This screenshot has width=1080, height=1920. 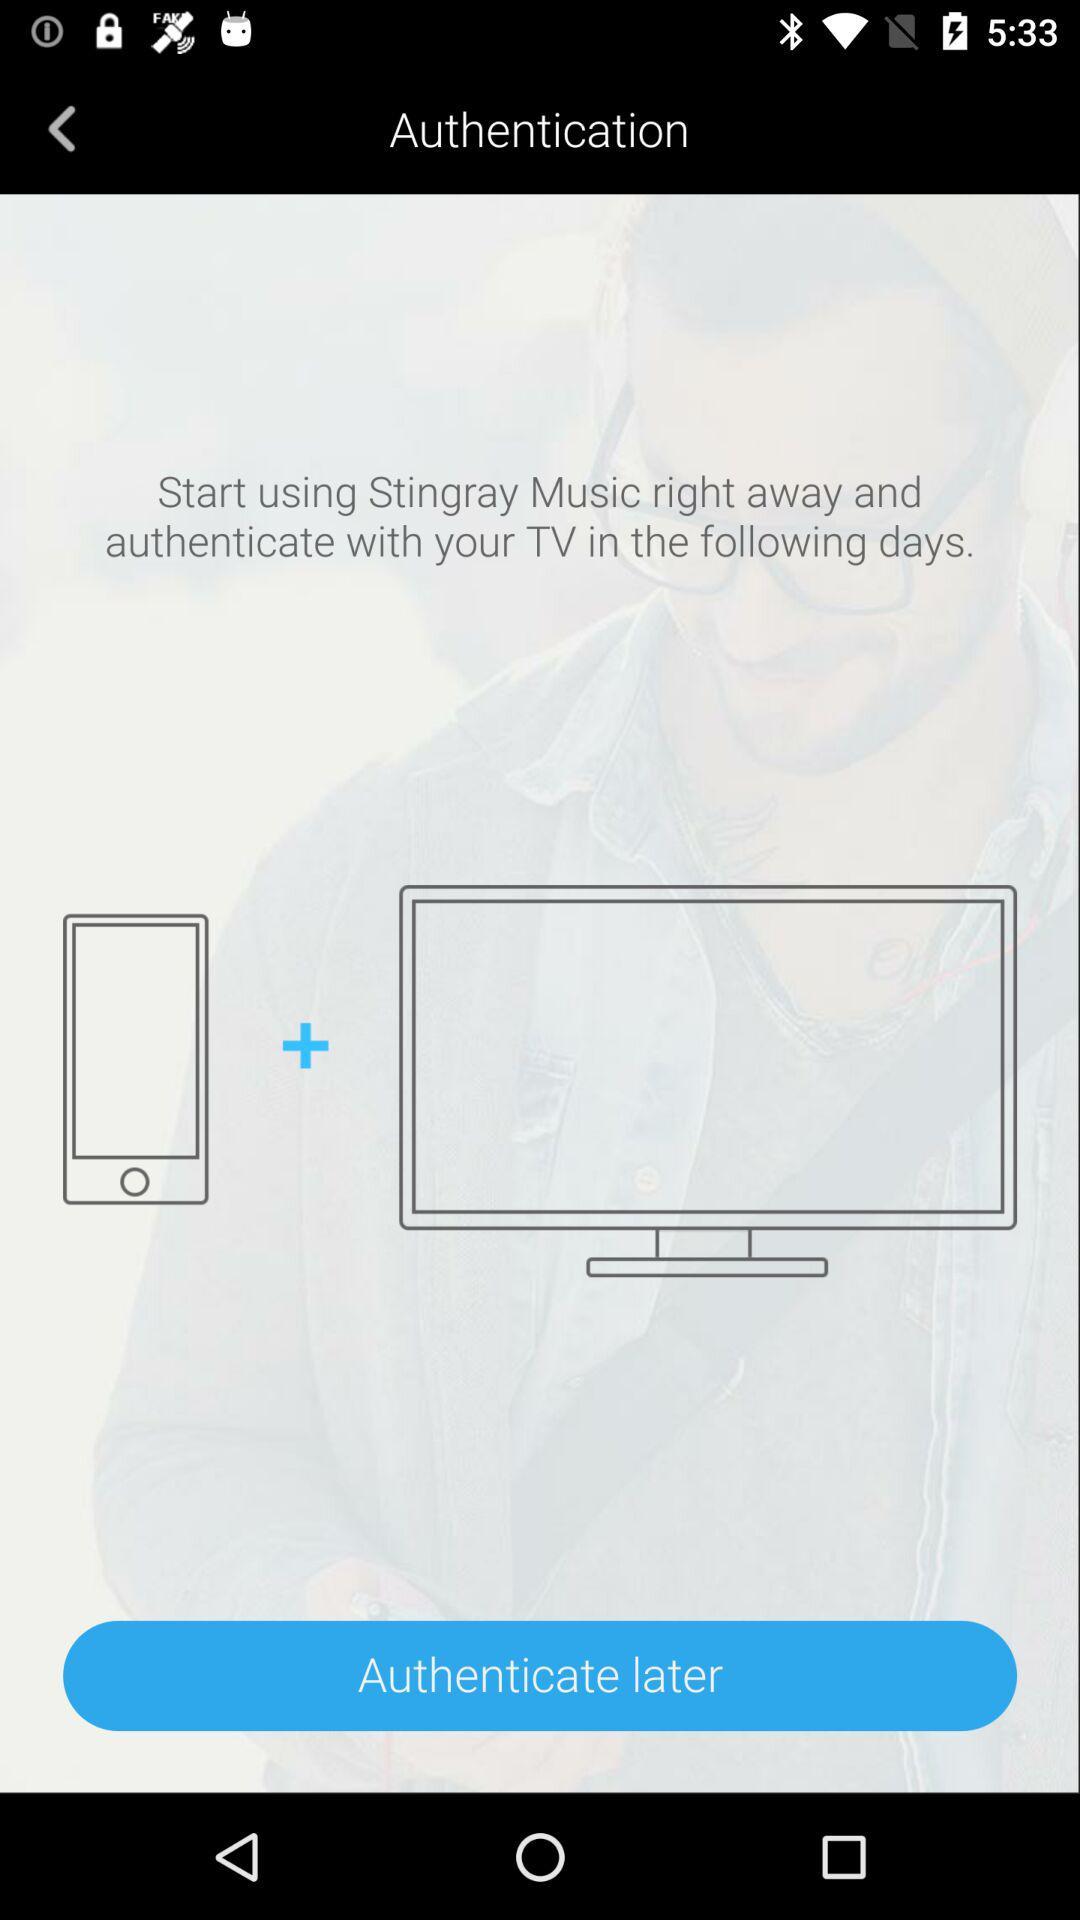 What do you see at coordinates (61, 127) in the screenshot?
I see `the icon at the top left corner` at bounding box center [61, 127].